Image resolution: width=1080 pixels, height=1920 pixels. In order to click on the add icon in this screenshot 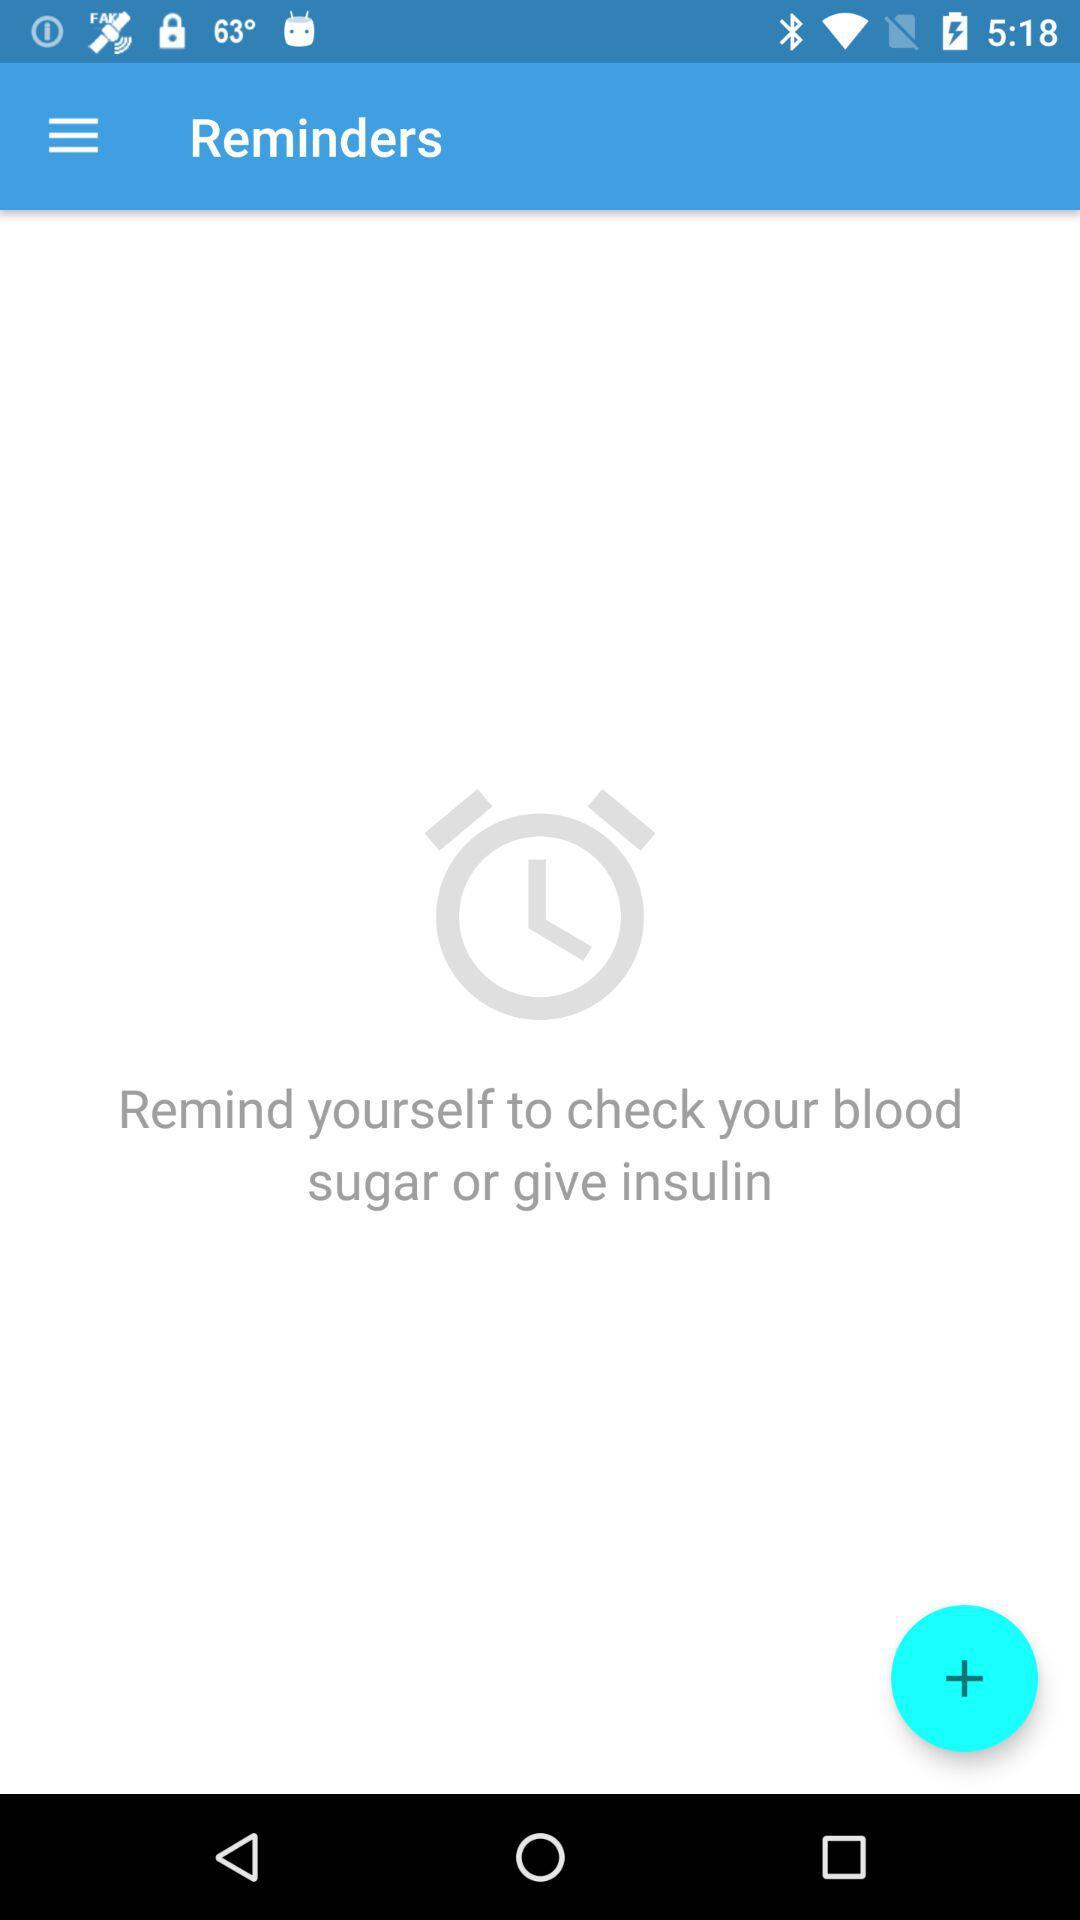, I will do `click(963, 1678)`.